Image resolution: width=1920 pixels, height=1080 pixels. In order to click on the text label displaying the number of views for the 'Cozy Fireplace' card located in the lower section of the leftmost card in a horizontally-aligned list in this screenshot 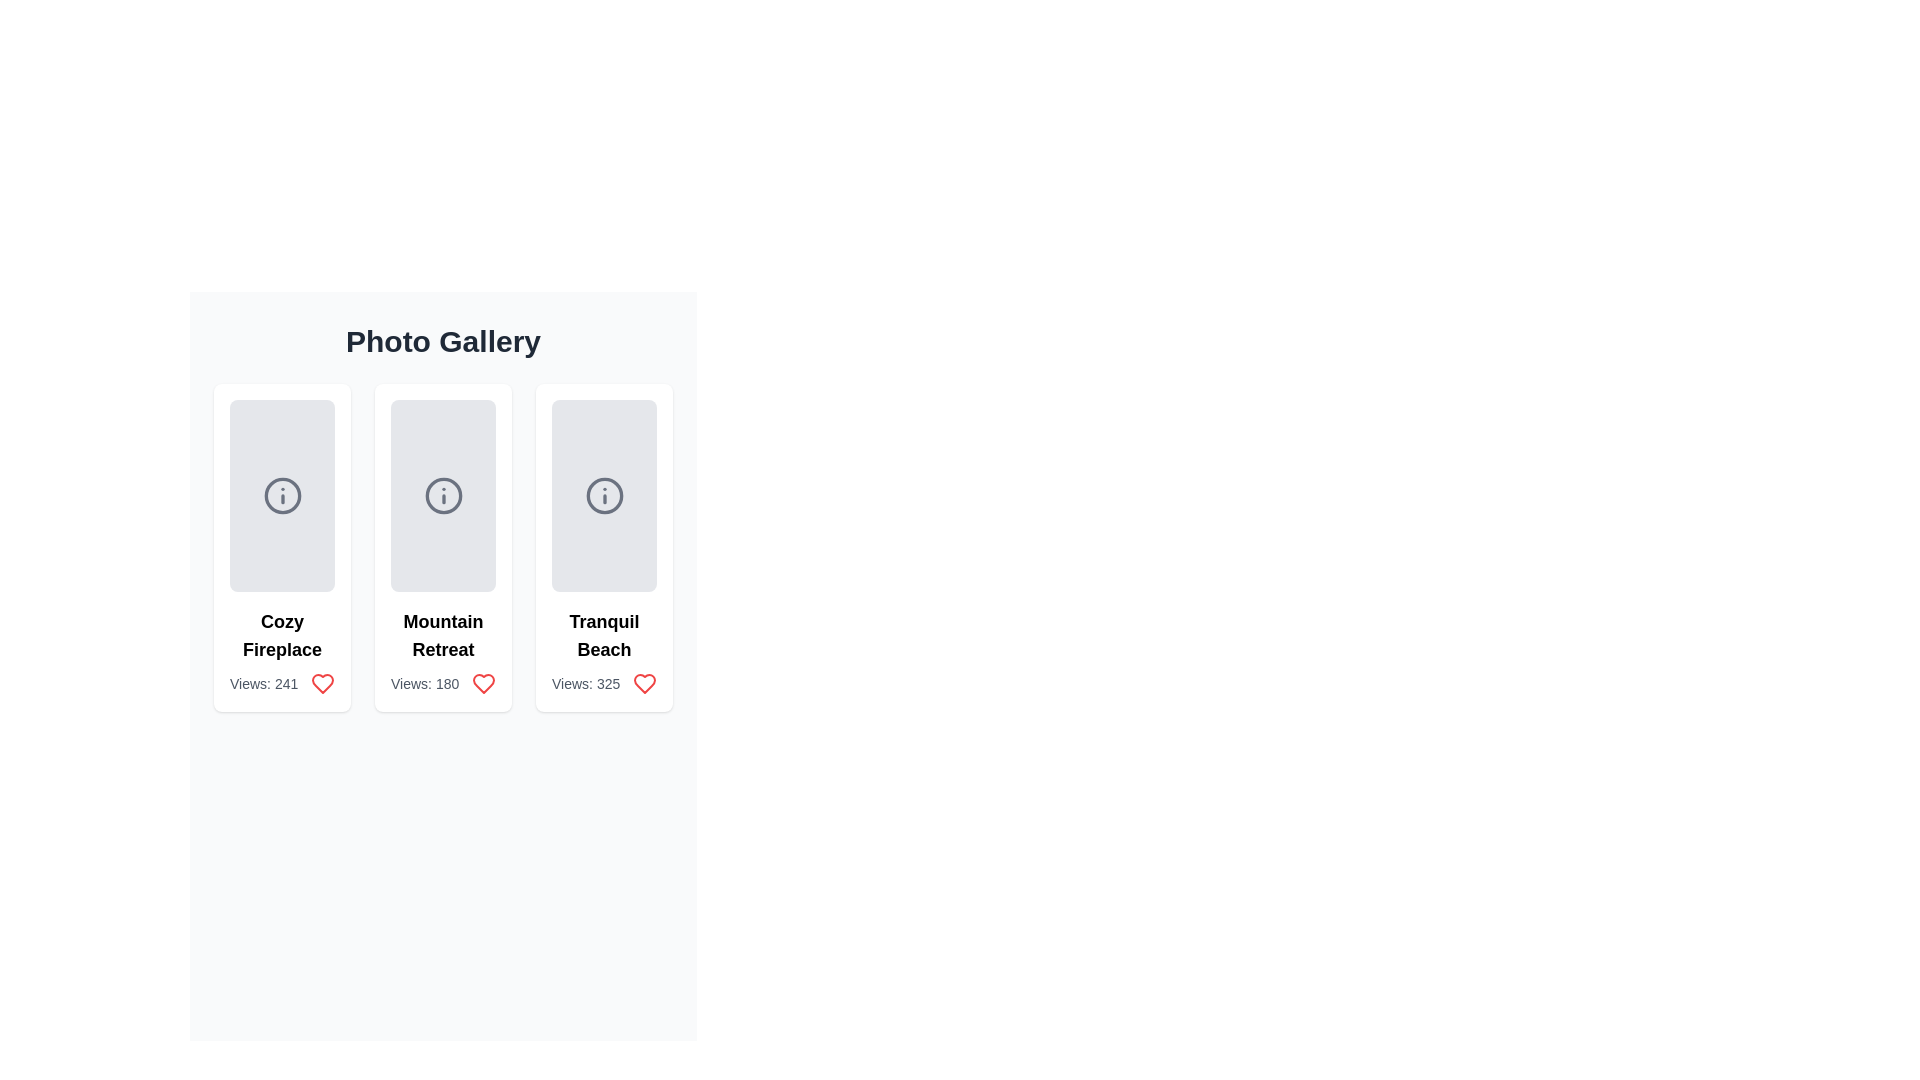, I will do `click(263, 682)`.